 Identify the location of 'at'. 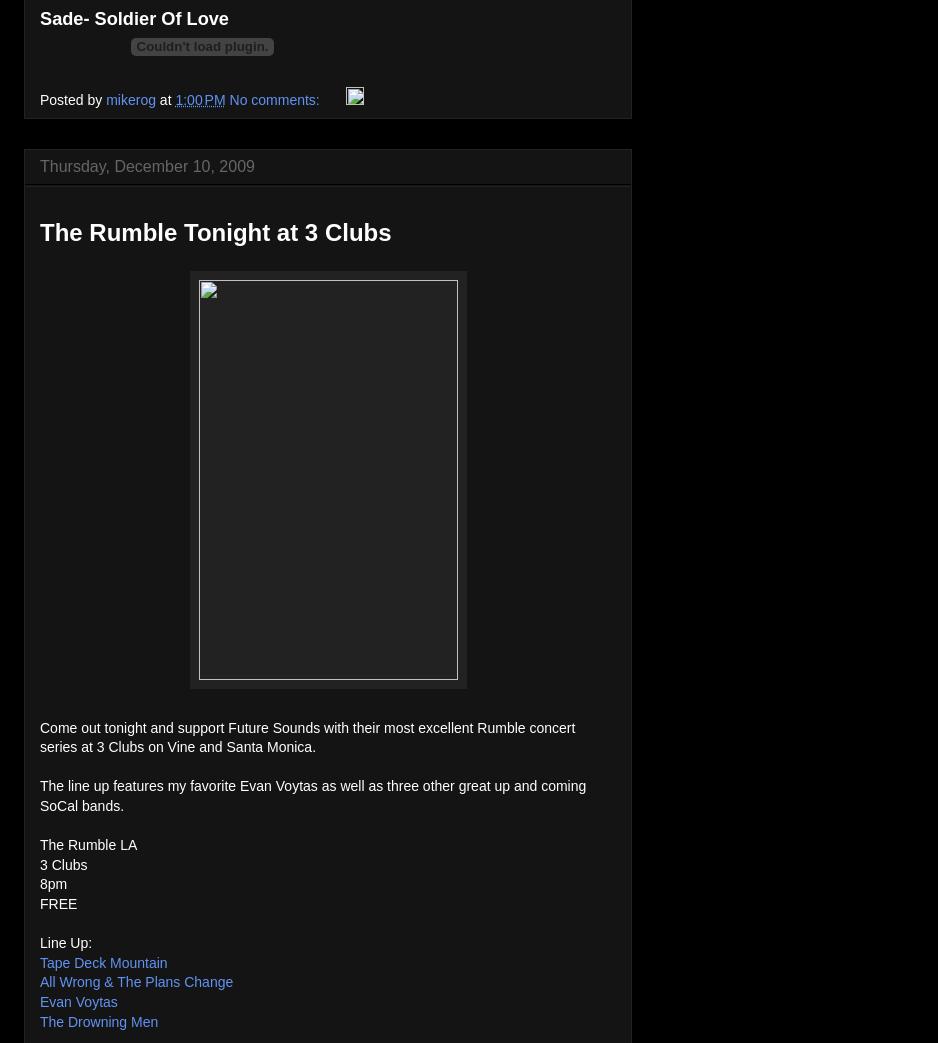
(158, 100).